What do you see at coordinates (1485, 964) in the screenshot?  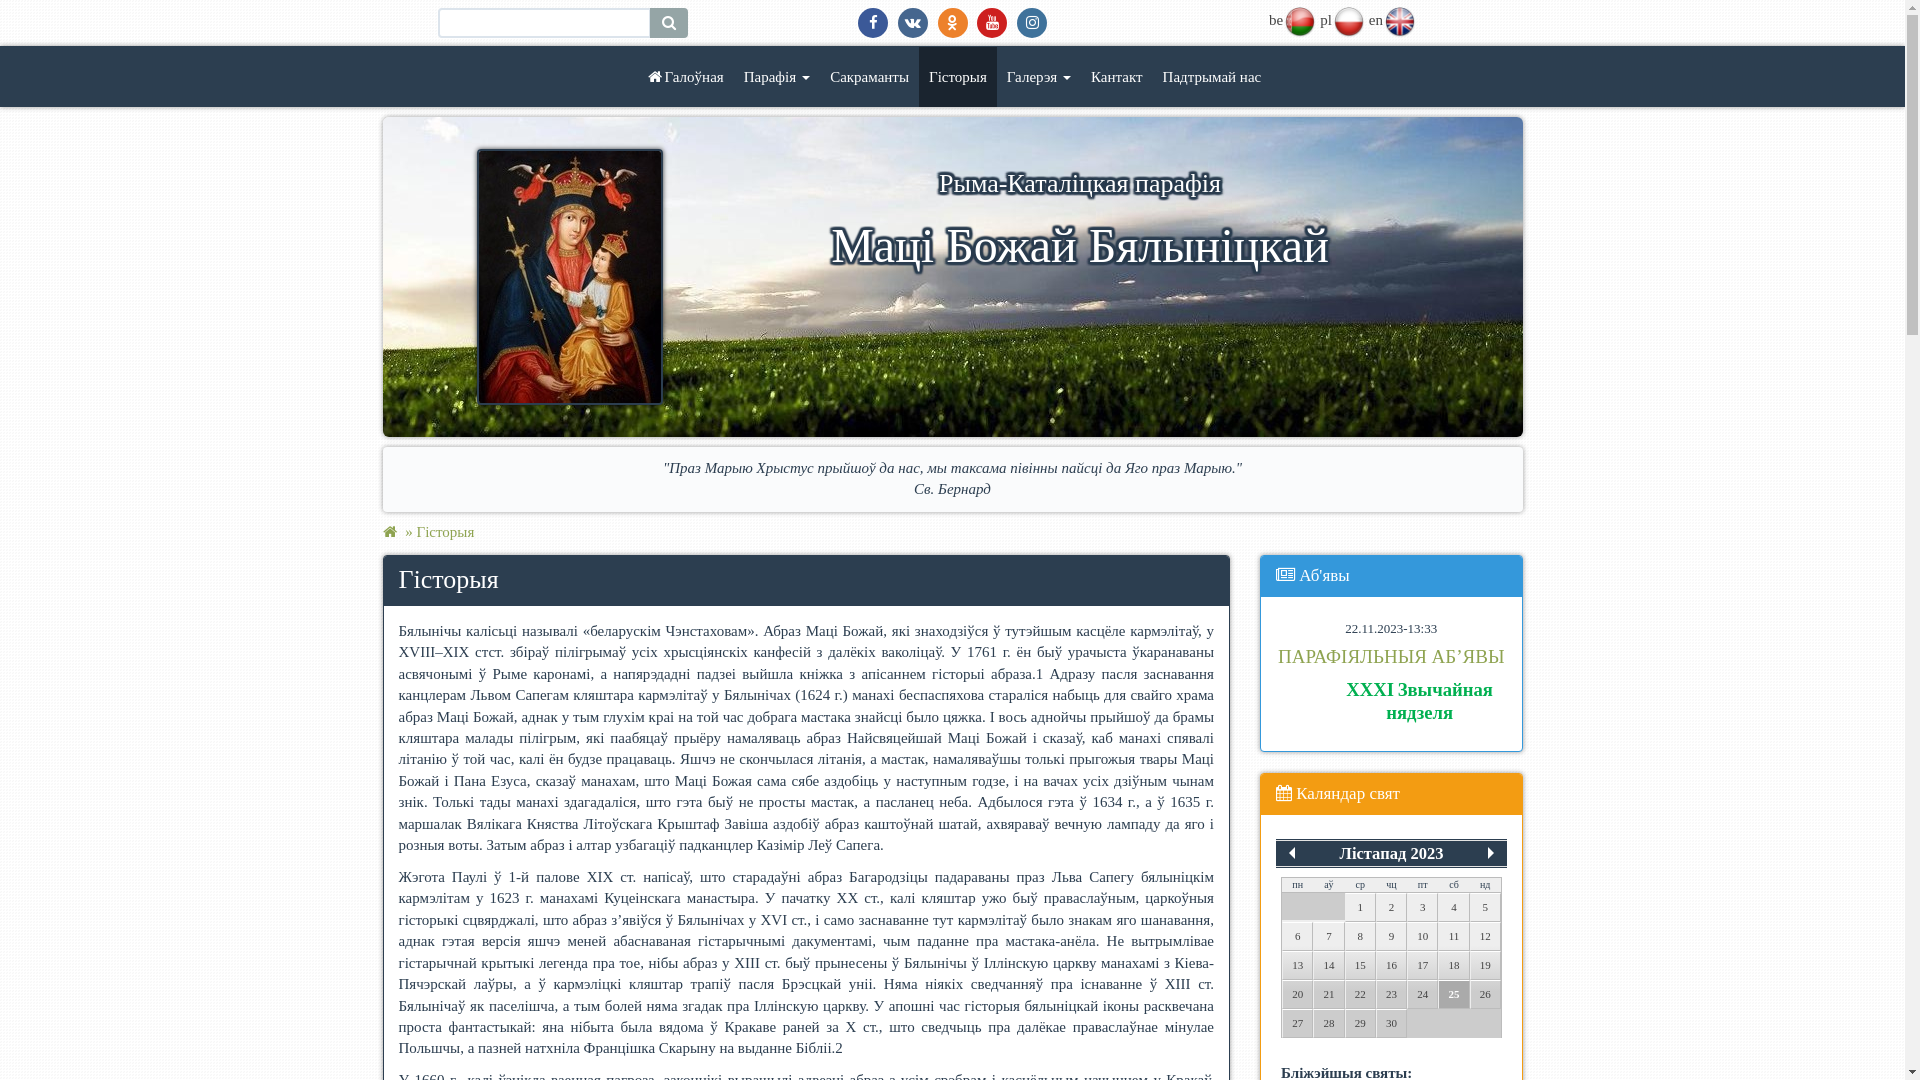 I see `'19'` at bounding box center [1485, 964].